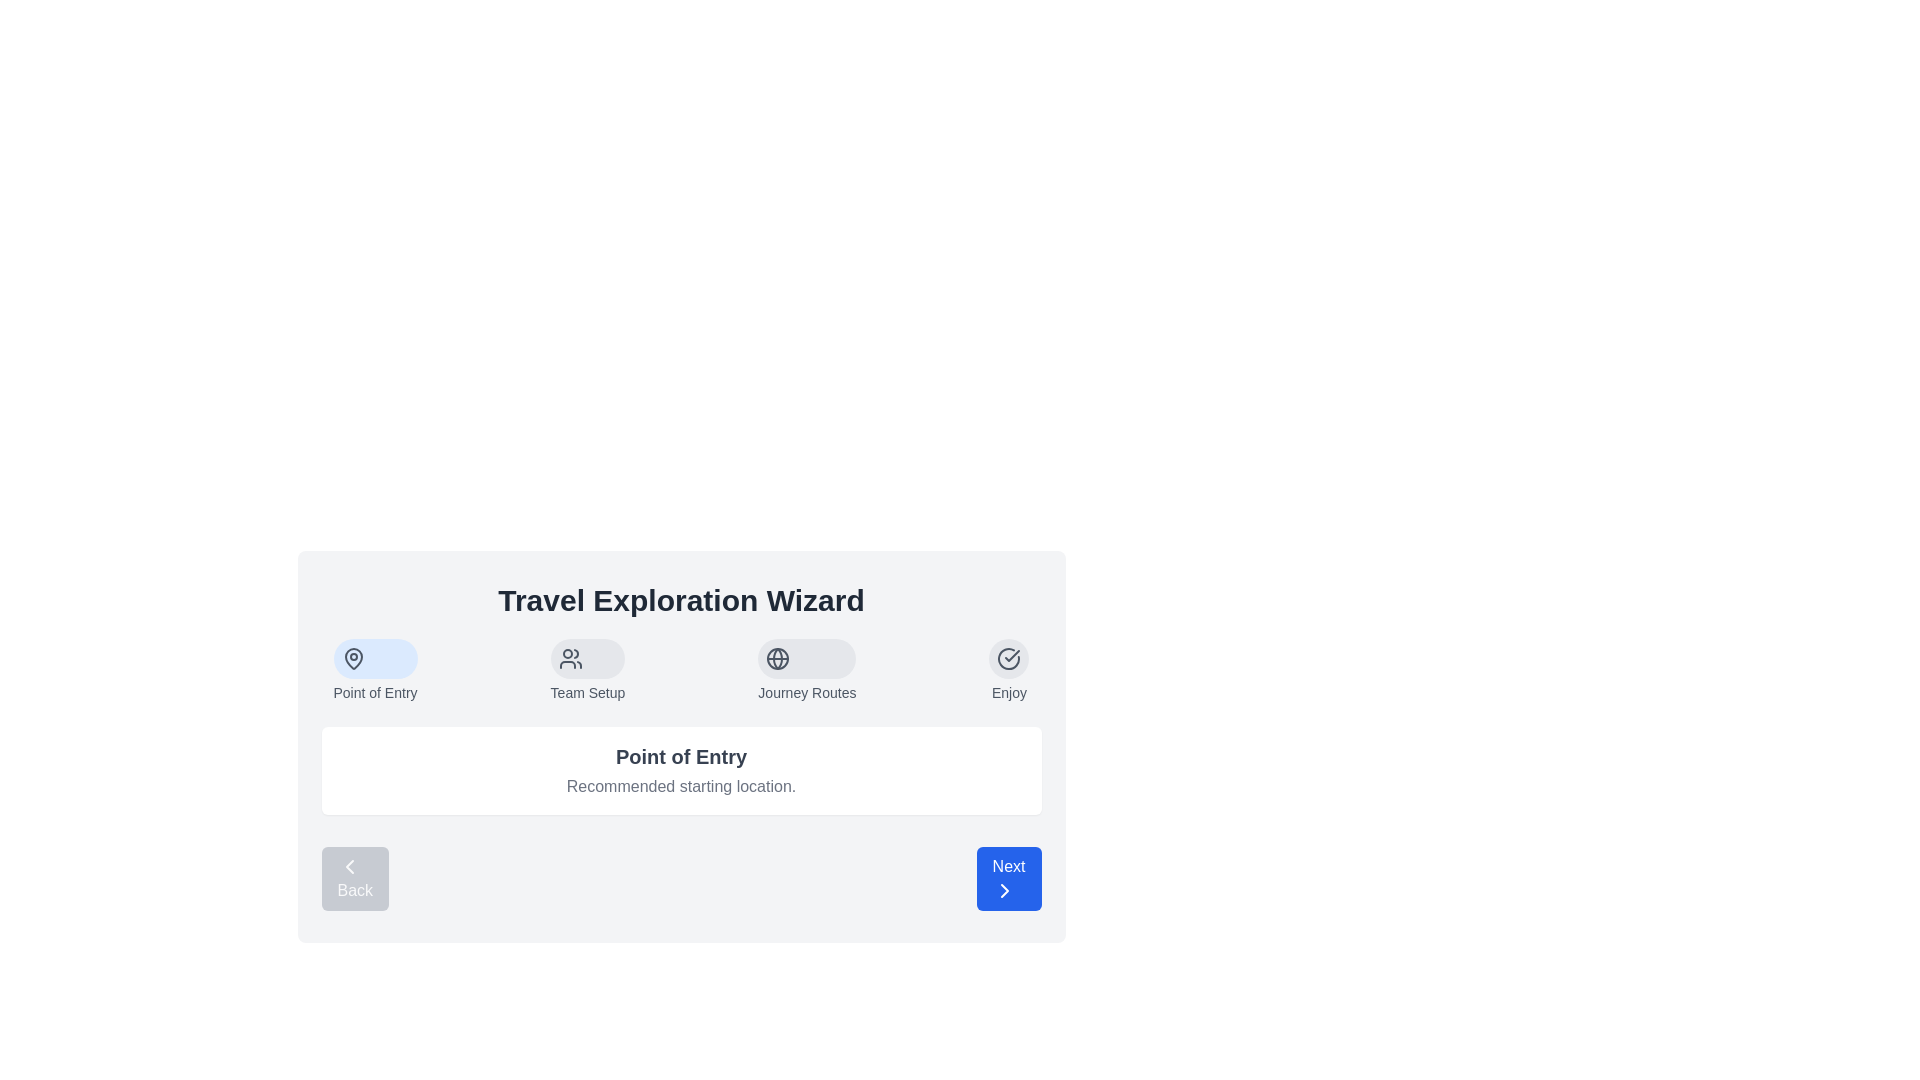 This screenshot has height=1080, width=1920. What do you see at coordinates (807, 692) in the screenshot?
I see `the 'Journey Routes' text label, which is styled with a small font size and medium weight, located below a circular globe icon in the Travel Exploration Wizard interface` at bounding box center [807, 692].